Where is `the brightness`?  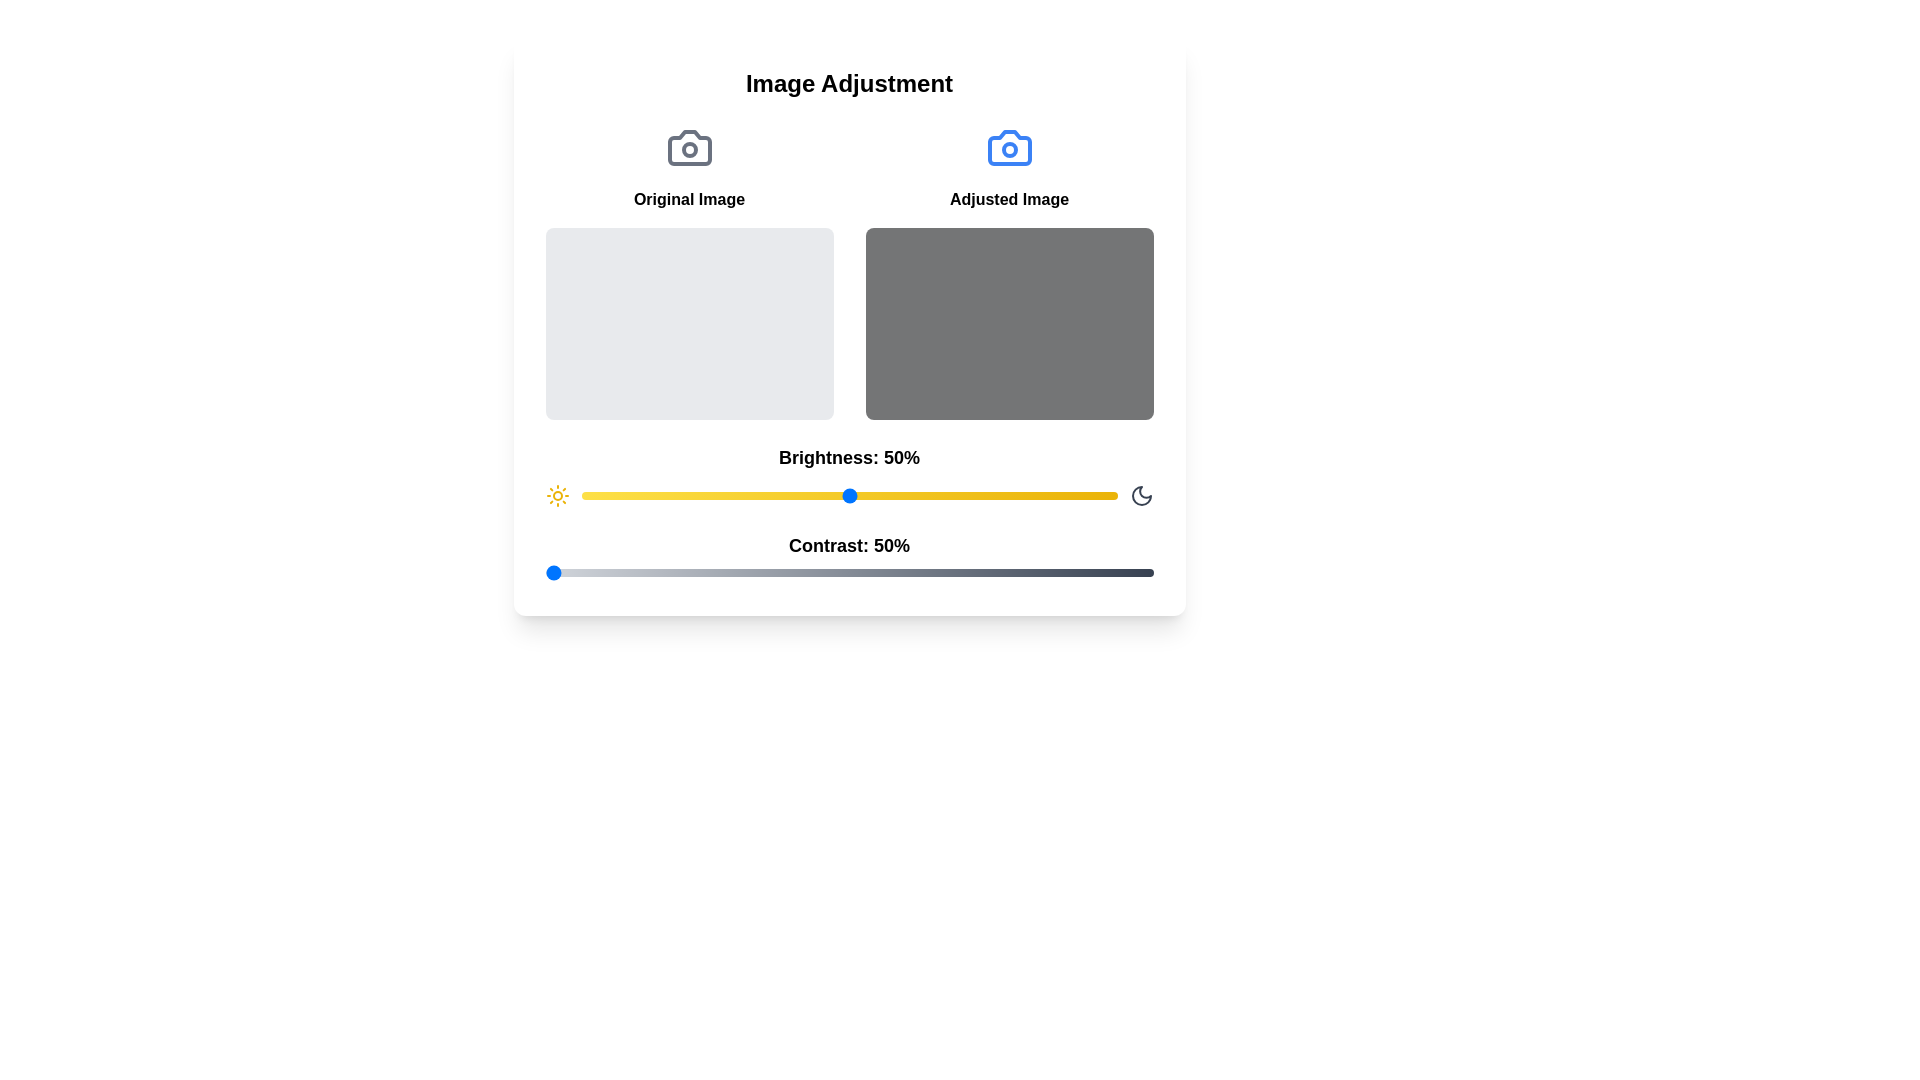
the brightness is located at coordinates (1111, 495).